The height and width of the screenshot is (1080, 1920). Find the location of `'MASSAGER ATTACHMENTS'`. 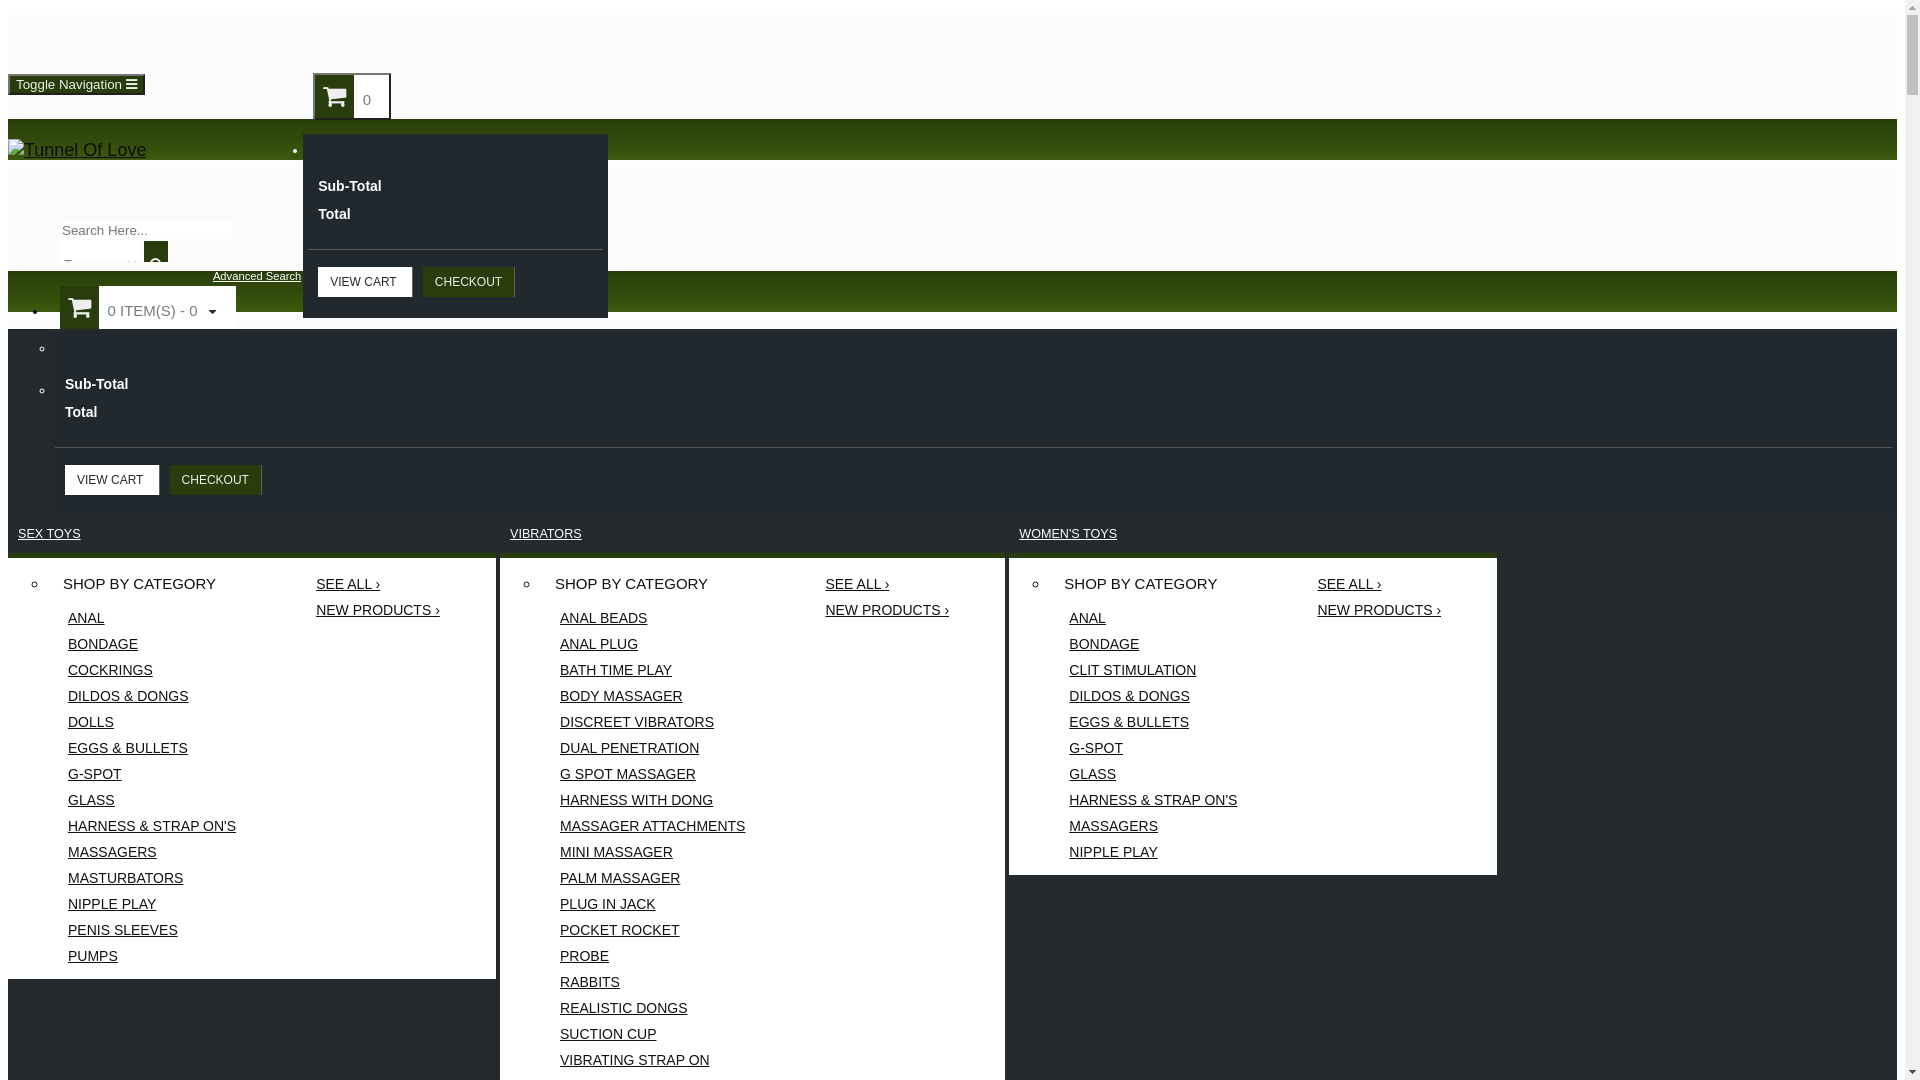

'MASSAGER ATTACHMENTS' is located at coordinates (652, 825).